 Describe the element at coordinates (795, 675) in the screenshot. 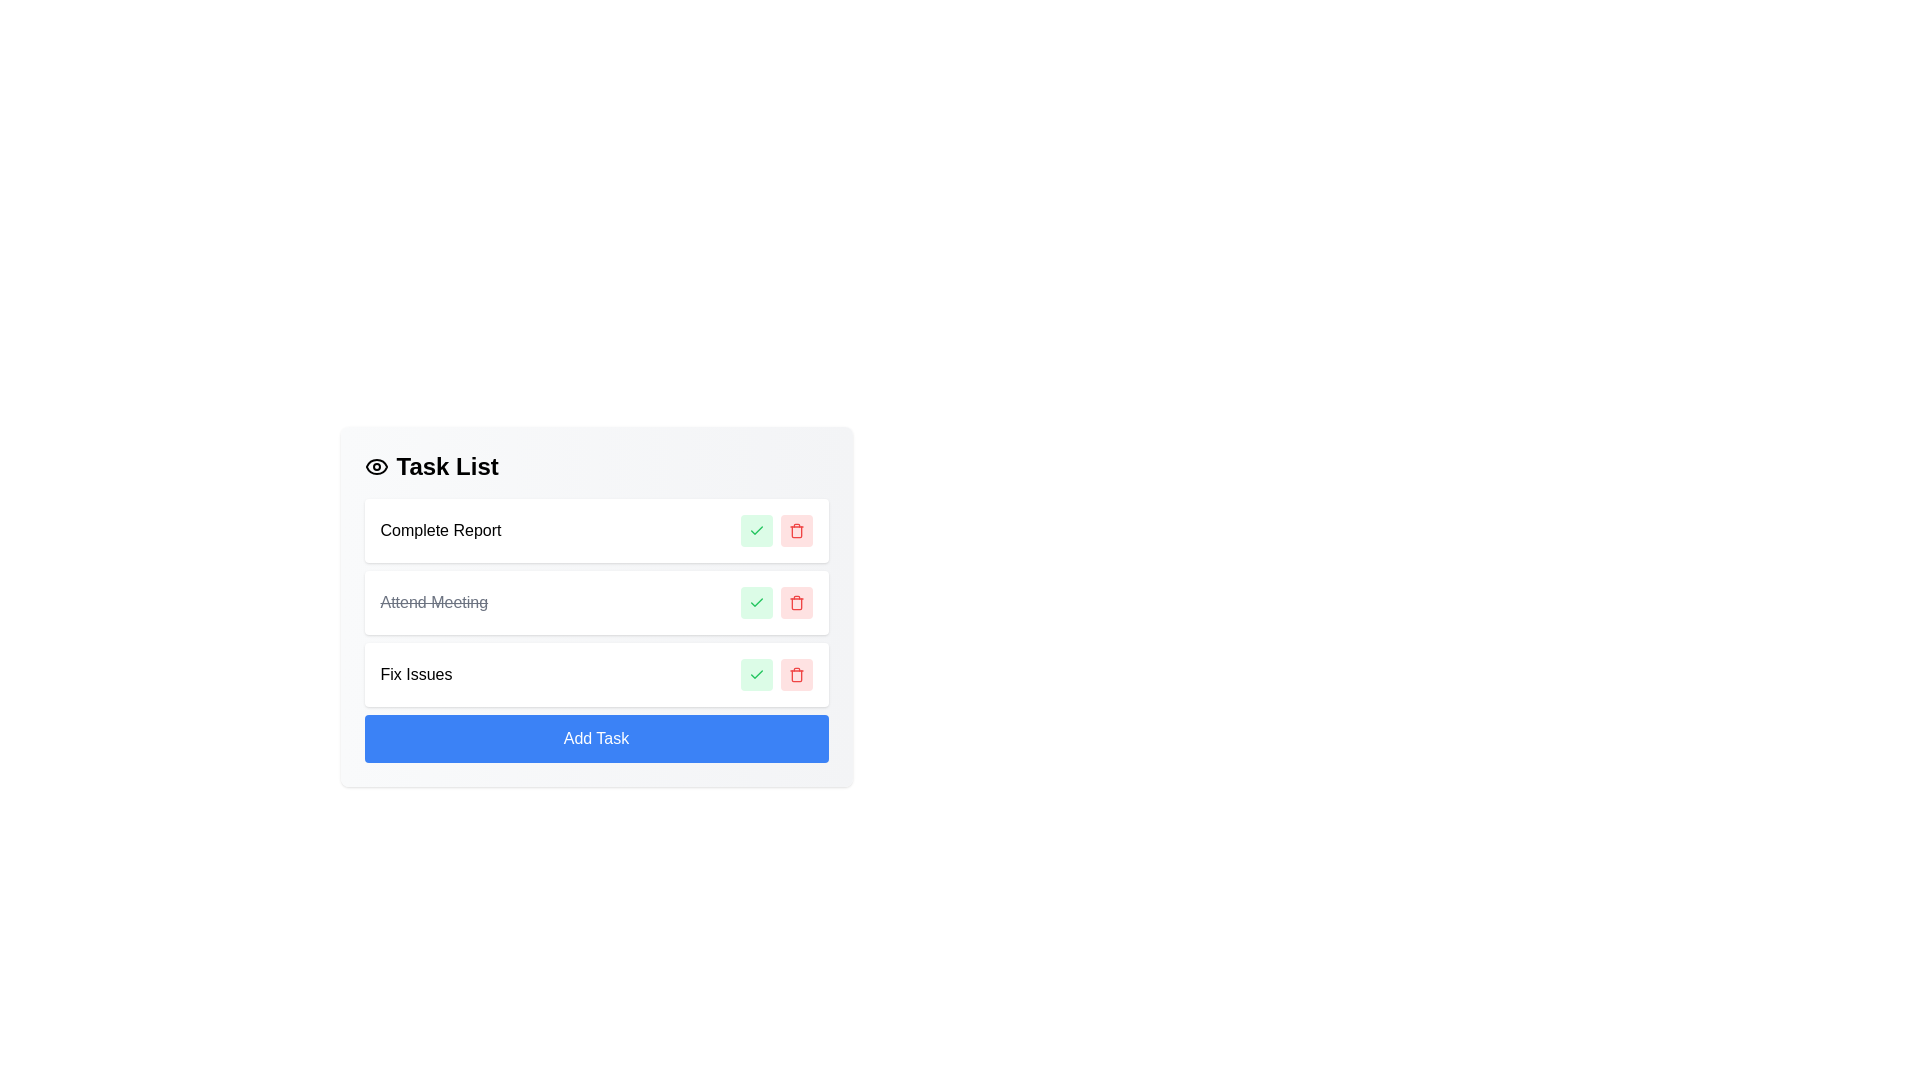

I see `the delete button for the task named Fix Issues` at that location.